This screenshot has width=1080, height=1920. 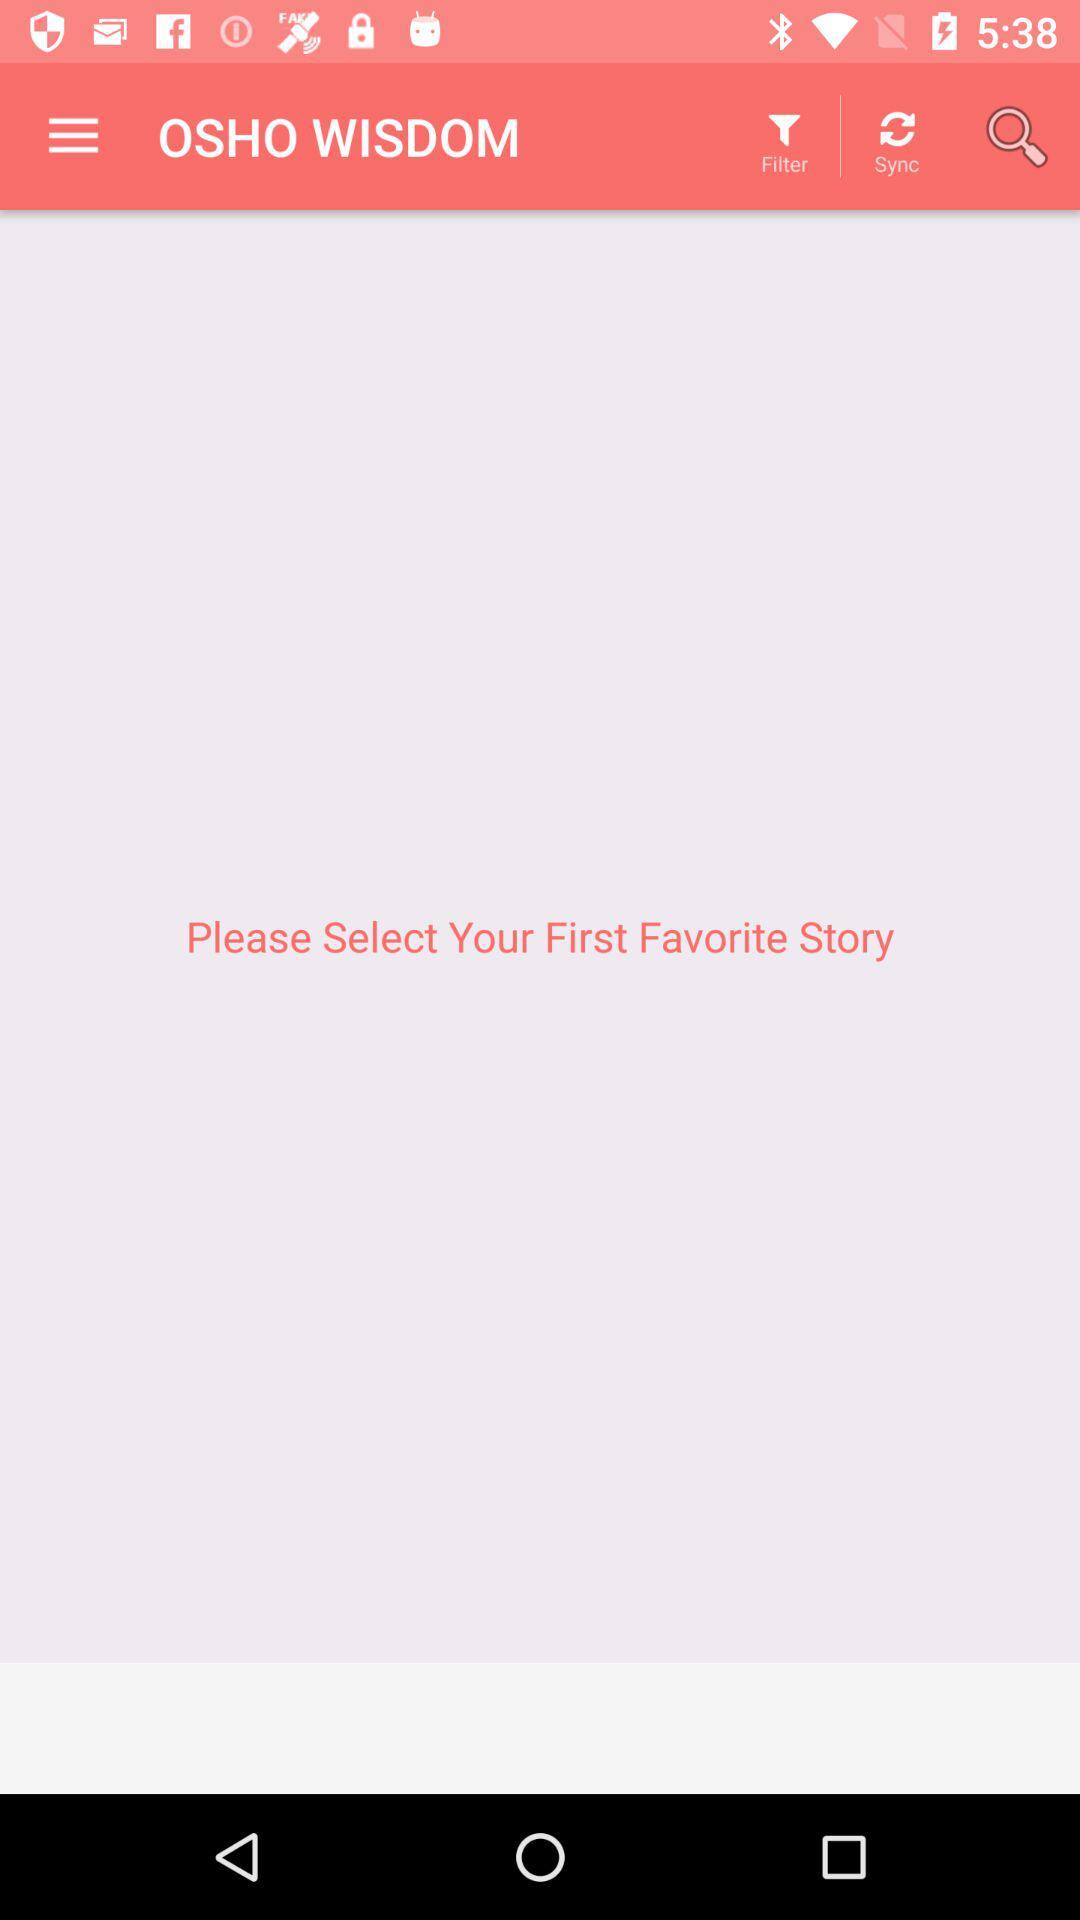 What do you see at coordinates (1017, 135) in the screenshot?
I see `icon above the please select your` at bounding box center [1017, 135].